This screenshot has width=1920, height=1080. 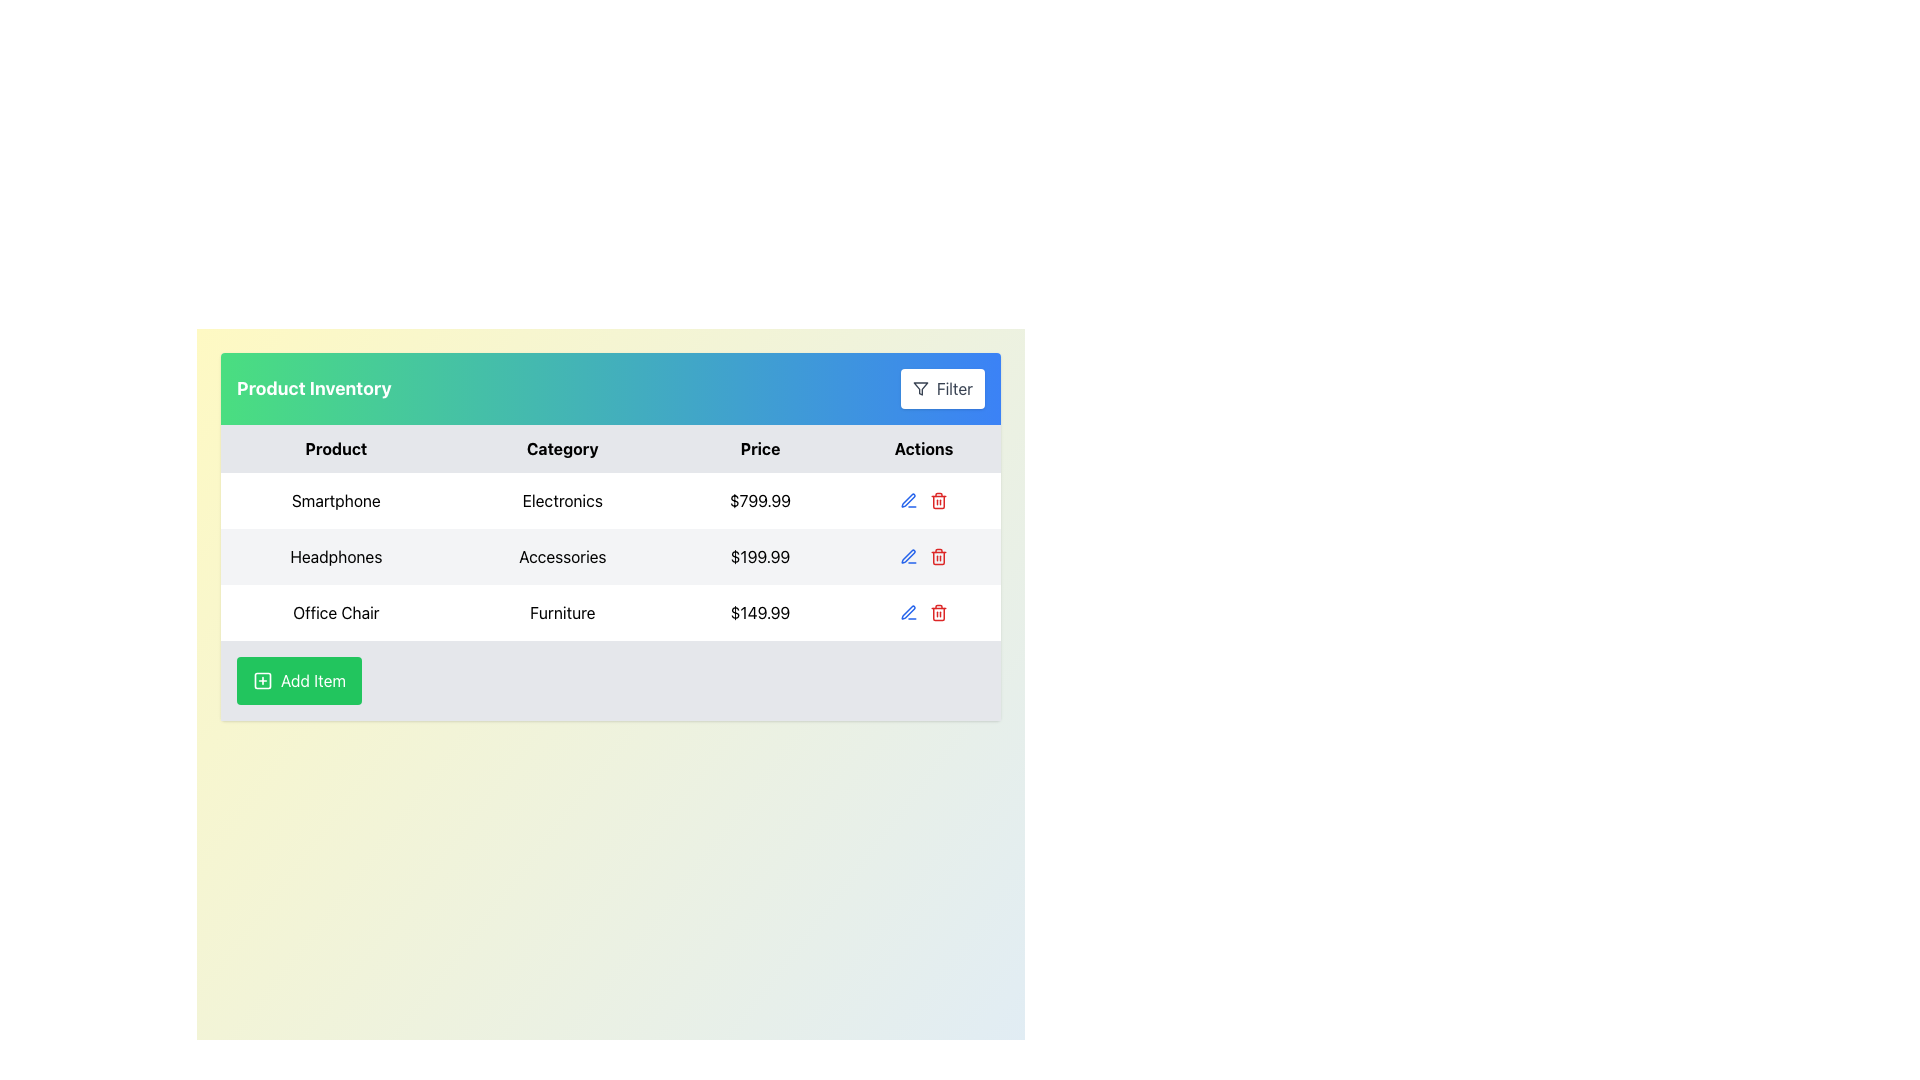 I want to click on the trash bin icon within the action panel of the last row associated with the 'Office Chair' item, so click(x=923, y=612).